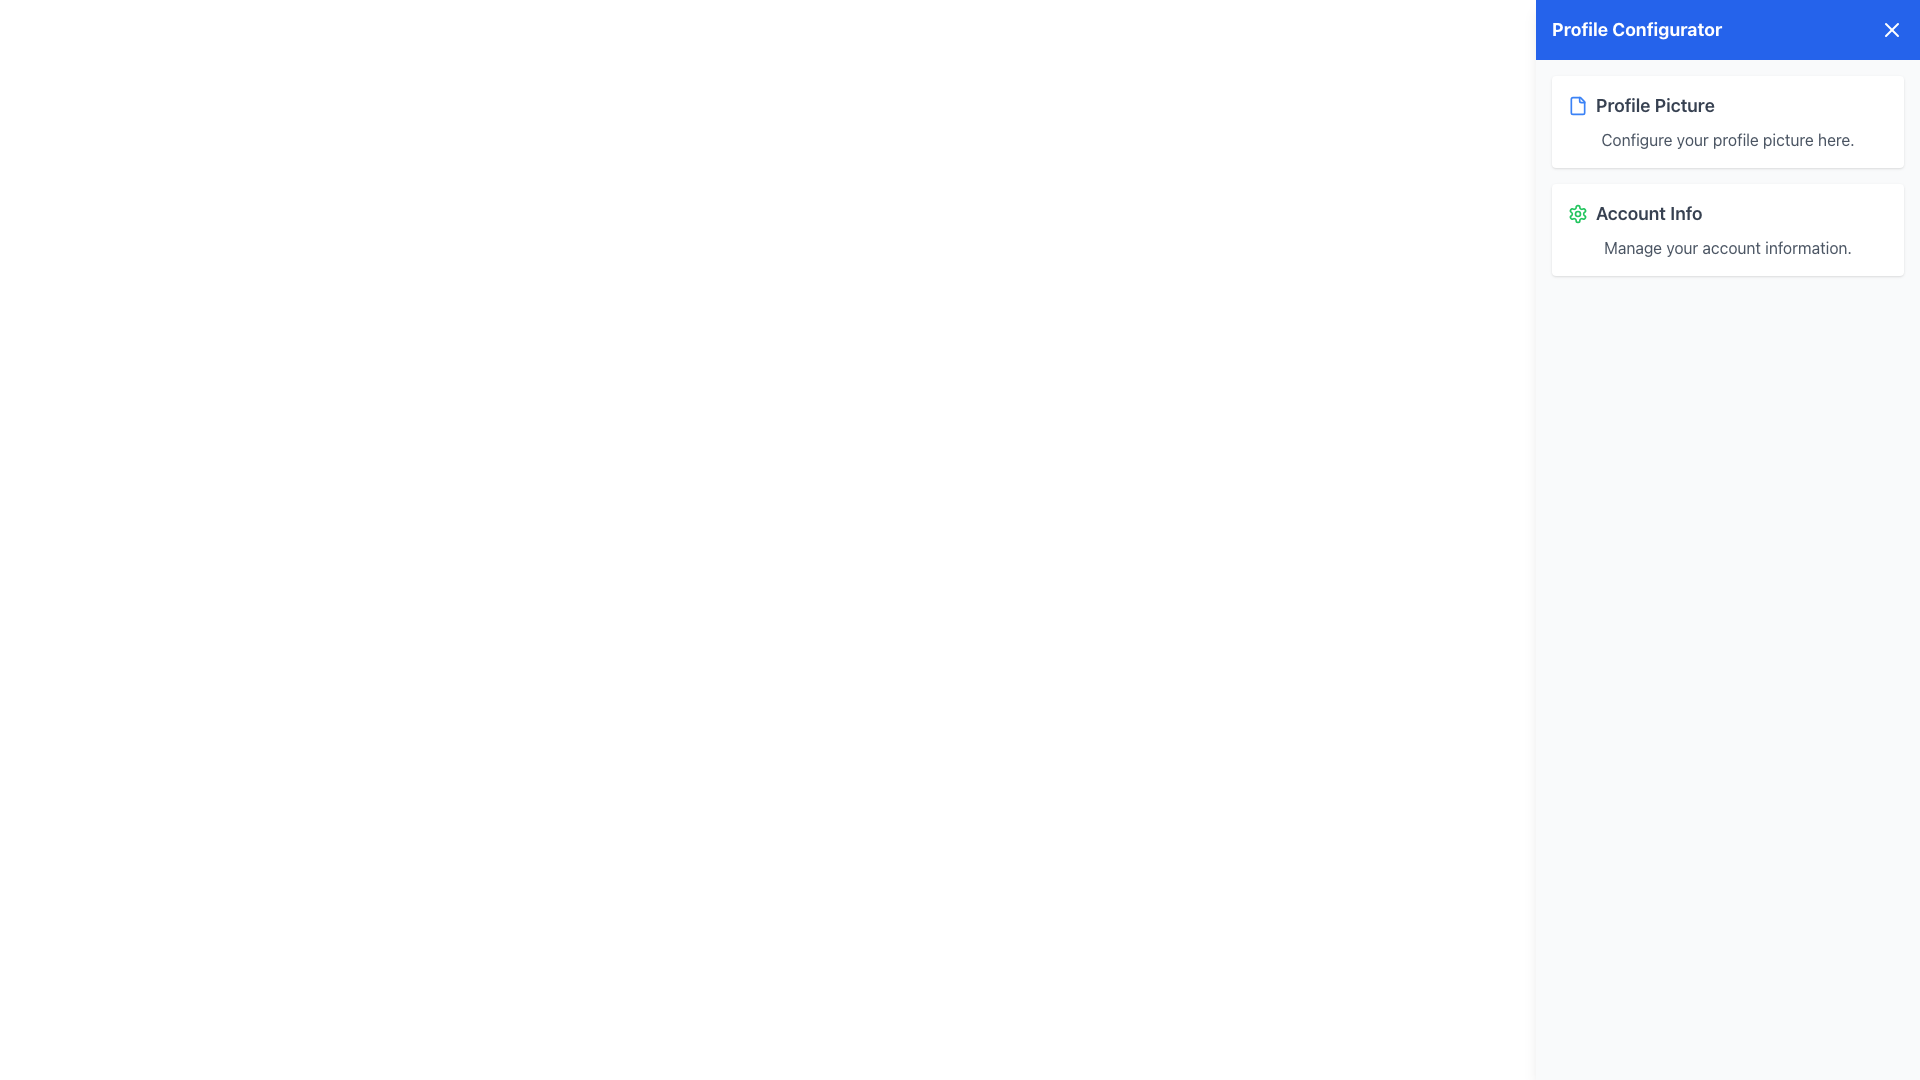  What do you see at coordinates (1577, 105) in the screenshot?
I see `the profile picture configuration icon located to the left of the 'Profile Picture' text in the top section of the sidebar` at bounding box center [1577, 105].